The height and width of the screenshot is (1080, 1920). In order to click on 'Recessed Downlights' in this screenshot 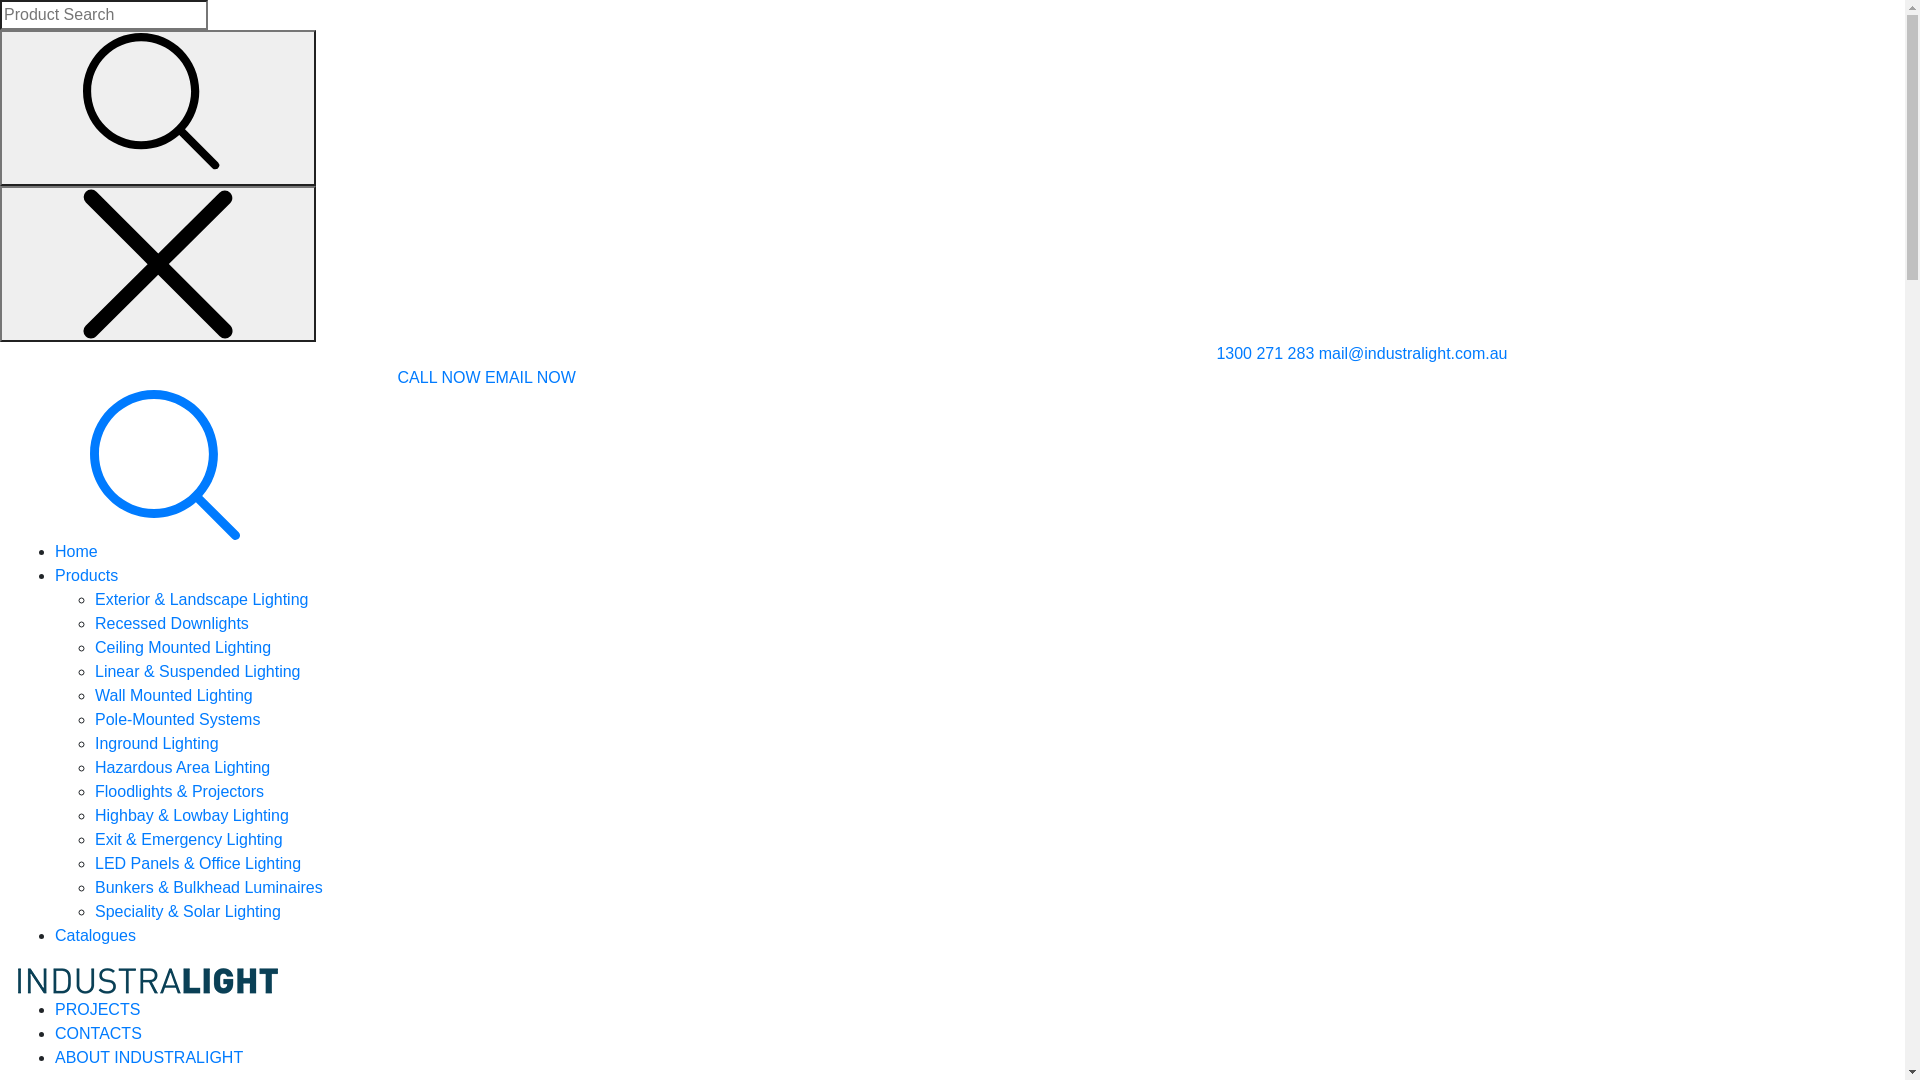, I will do `click(172, 622)`.